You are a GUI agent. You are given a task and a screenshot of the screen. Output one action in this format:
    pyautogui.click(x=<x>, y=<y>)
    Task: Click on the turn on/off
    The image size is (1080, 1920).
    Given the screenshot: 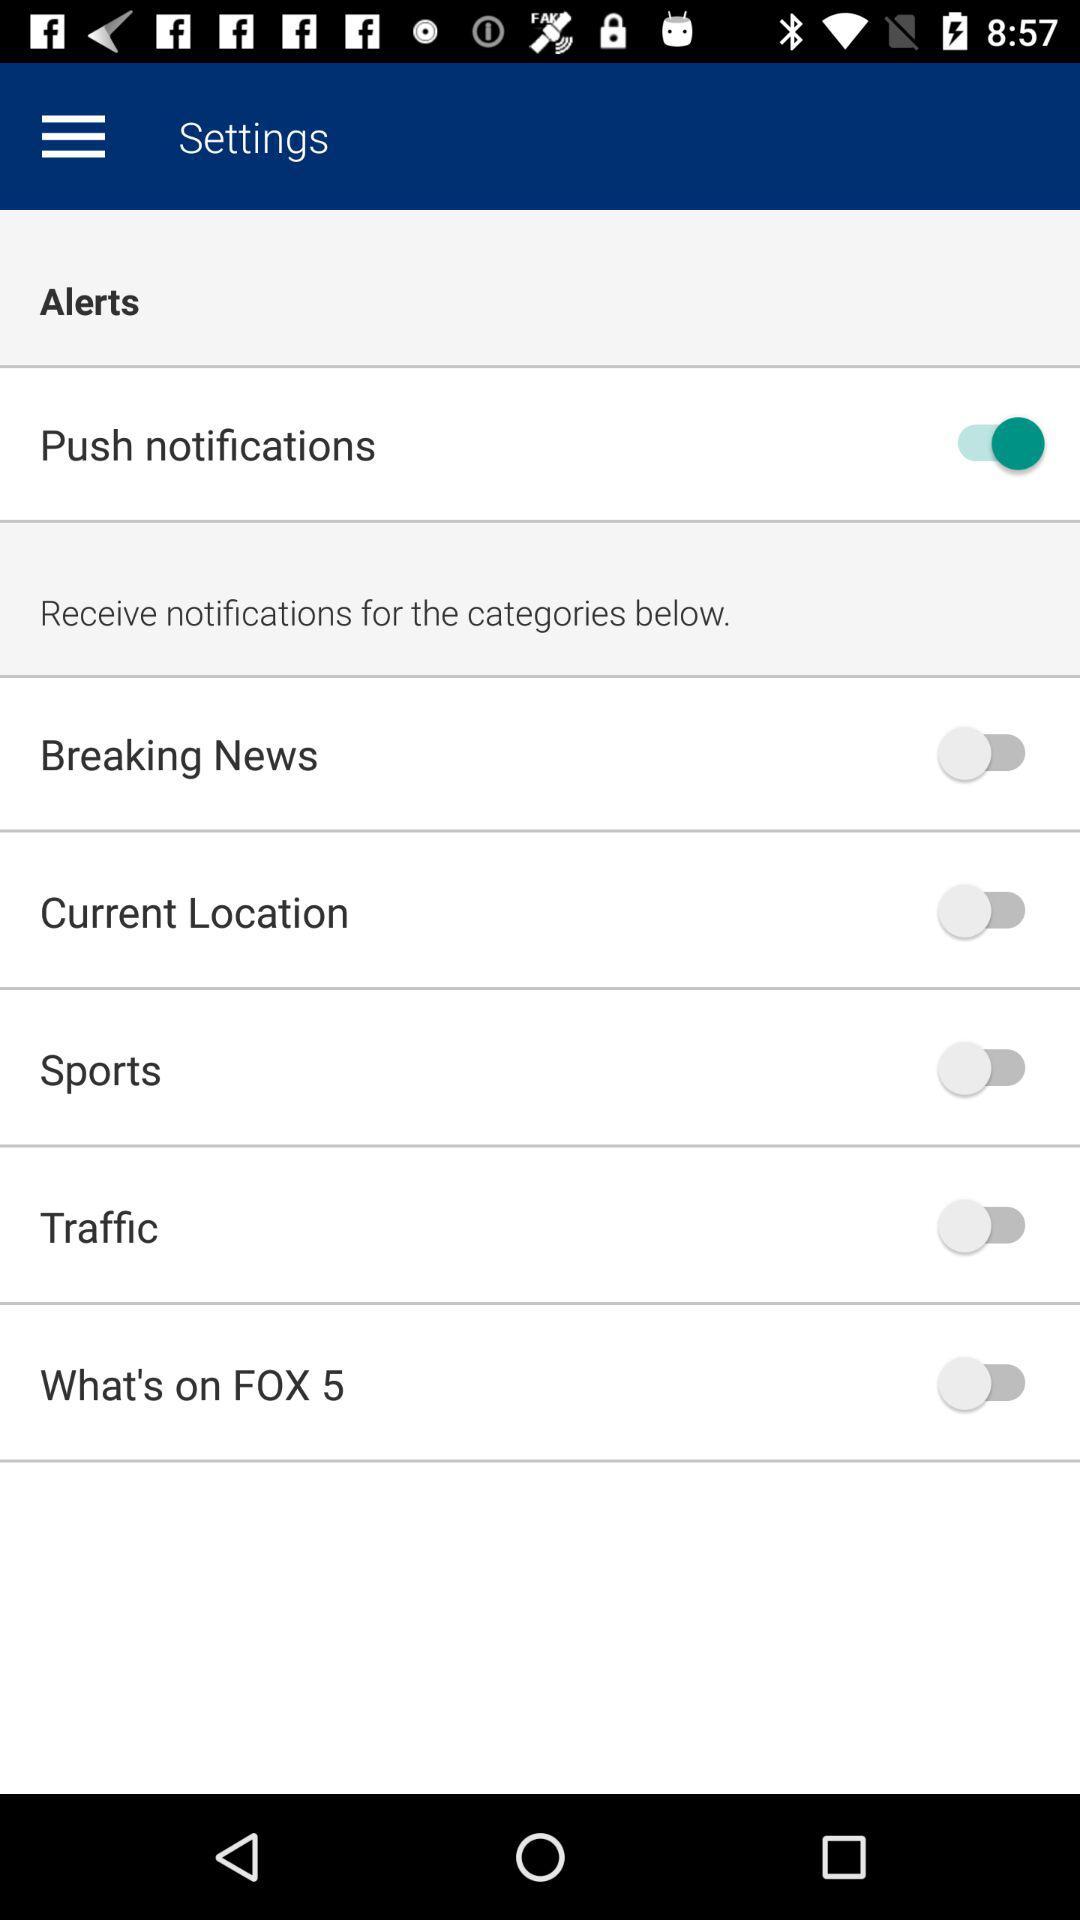 What is the action you would take?
    pyautogui.click(x=991, y=1224)
    